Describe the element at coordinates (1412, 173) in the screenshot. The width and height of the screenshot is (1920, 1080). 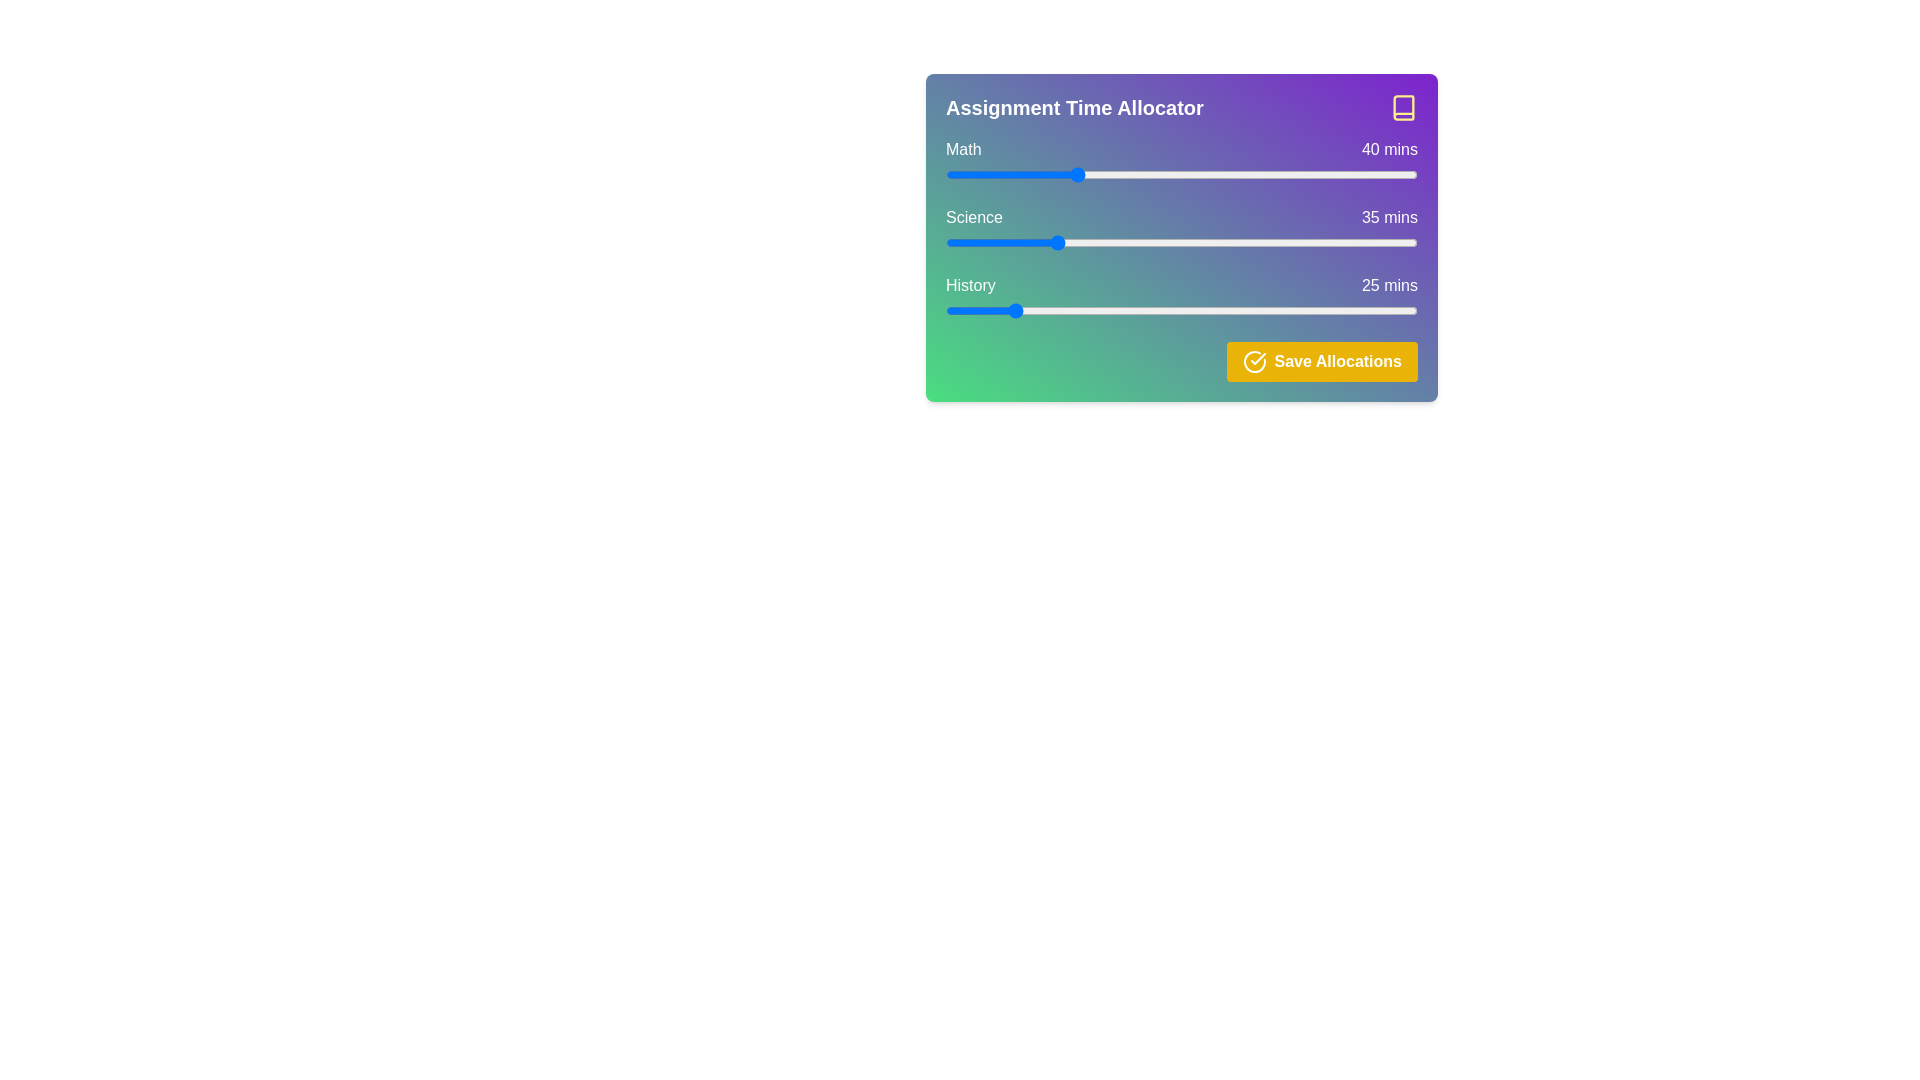
I see `the time allocation for Math` at that location.